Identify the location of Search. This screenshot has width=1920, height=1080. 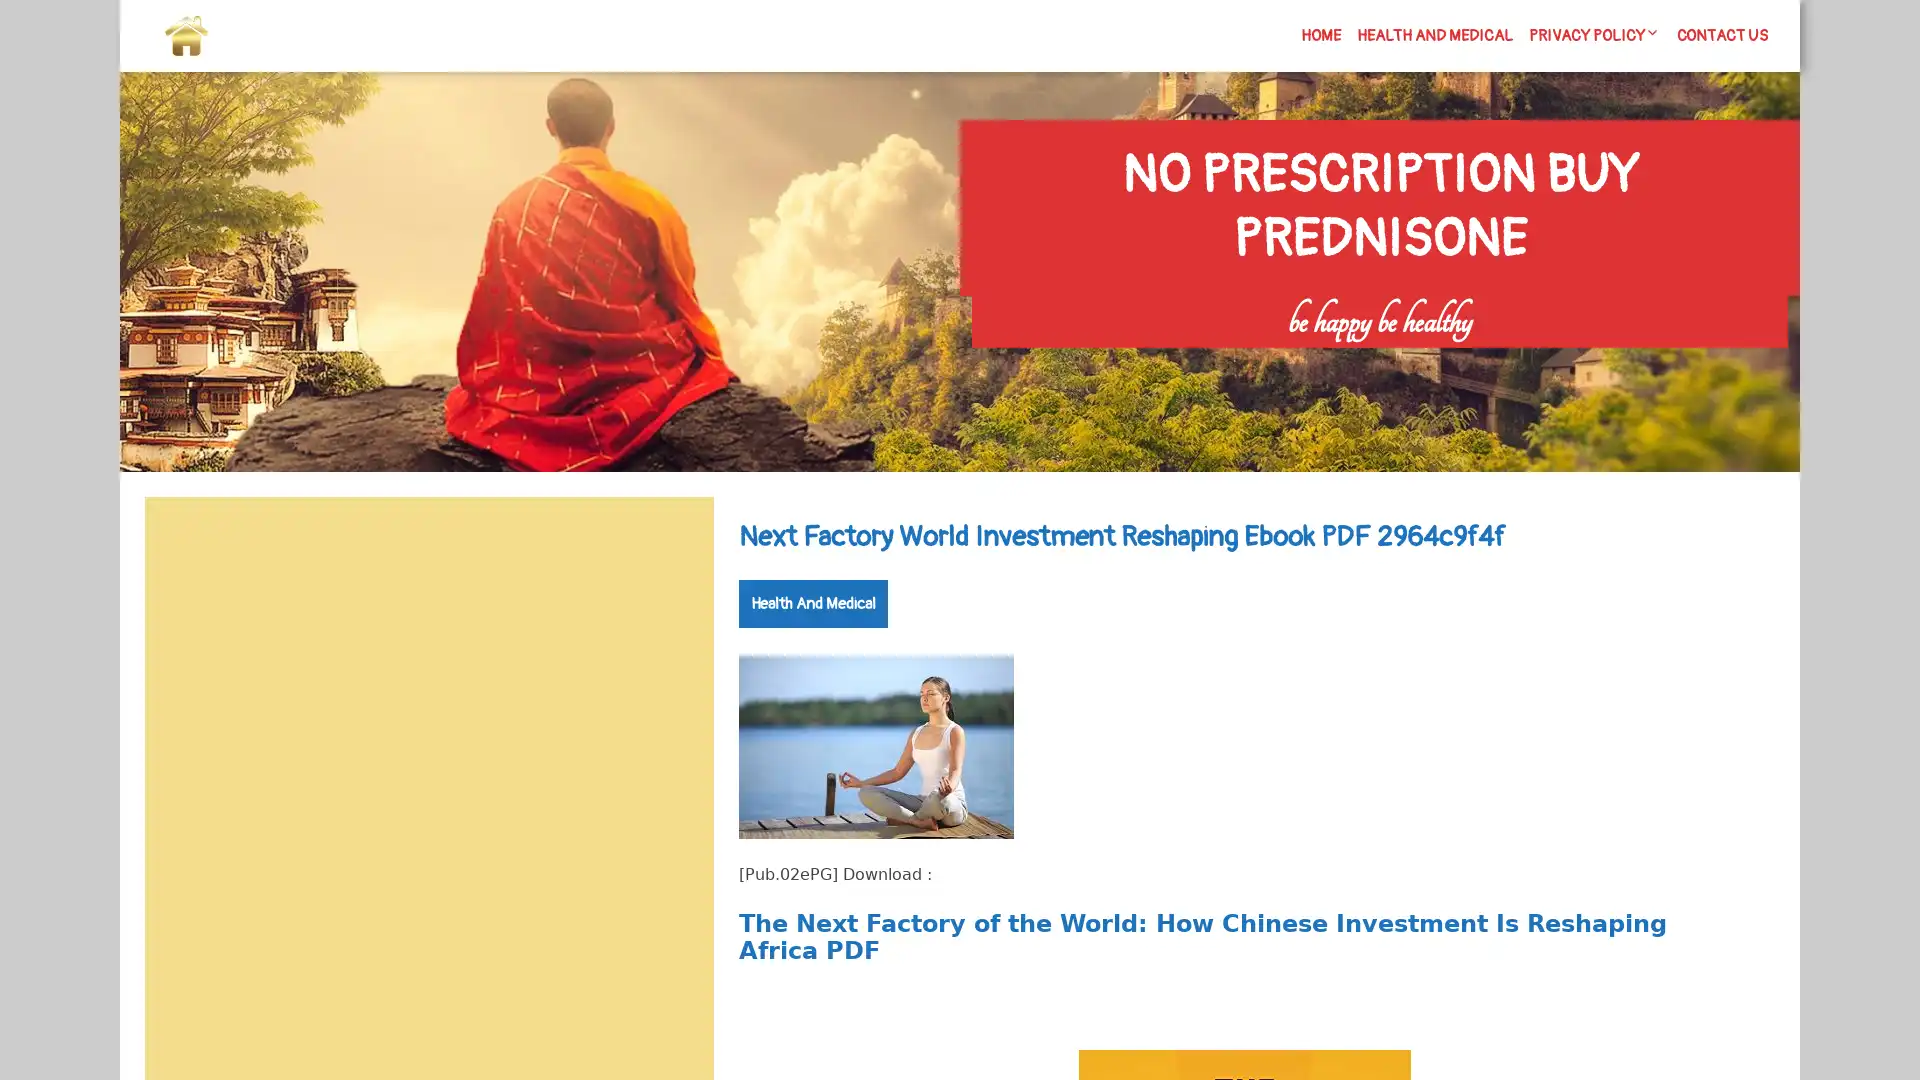
(1557, 361).